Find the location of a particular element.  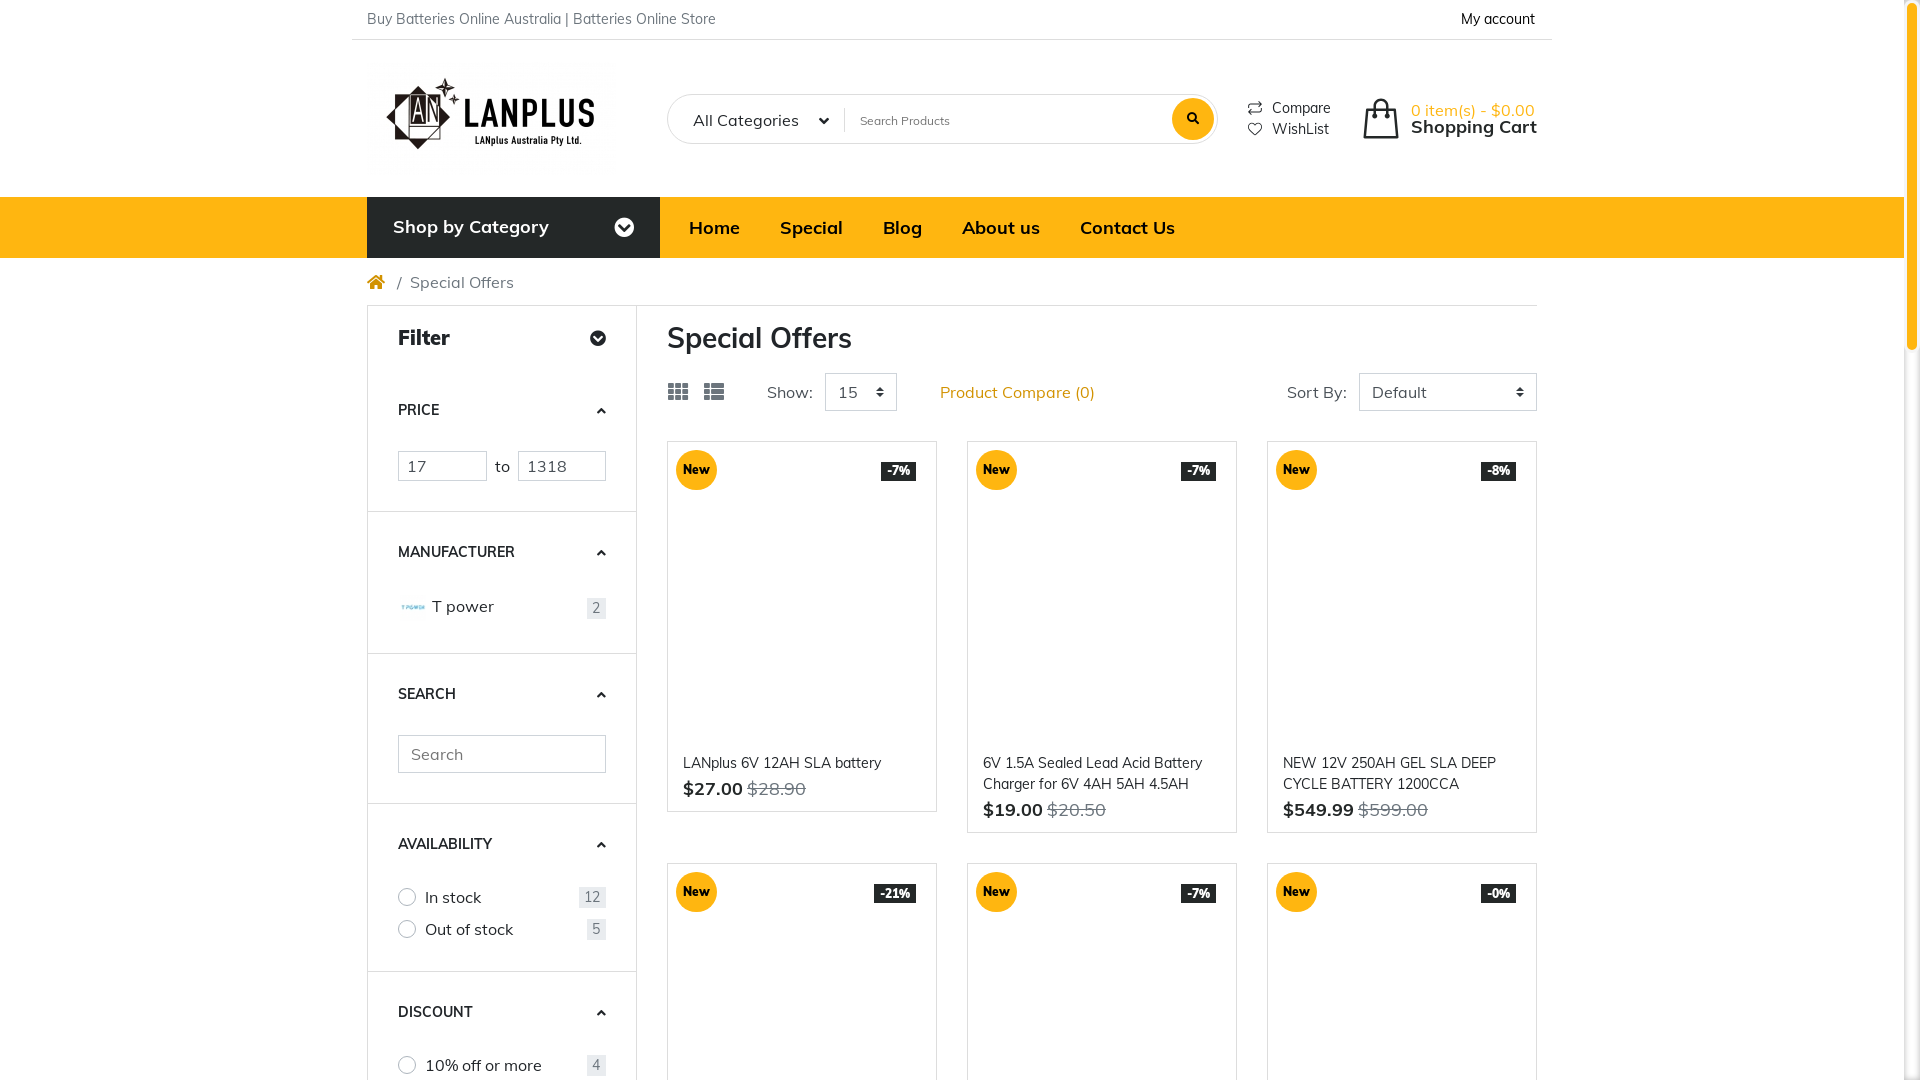

'Add to Wish List' is located at coordinates (780, 844).